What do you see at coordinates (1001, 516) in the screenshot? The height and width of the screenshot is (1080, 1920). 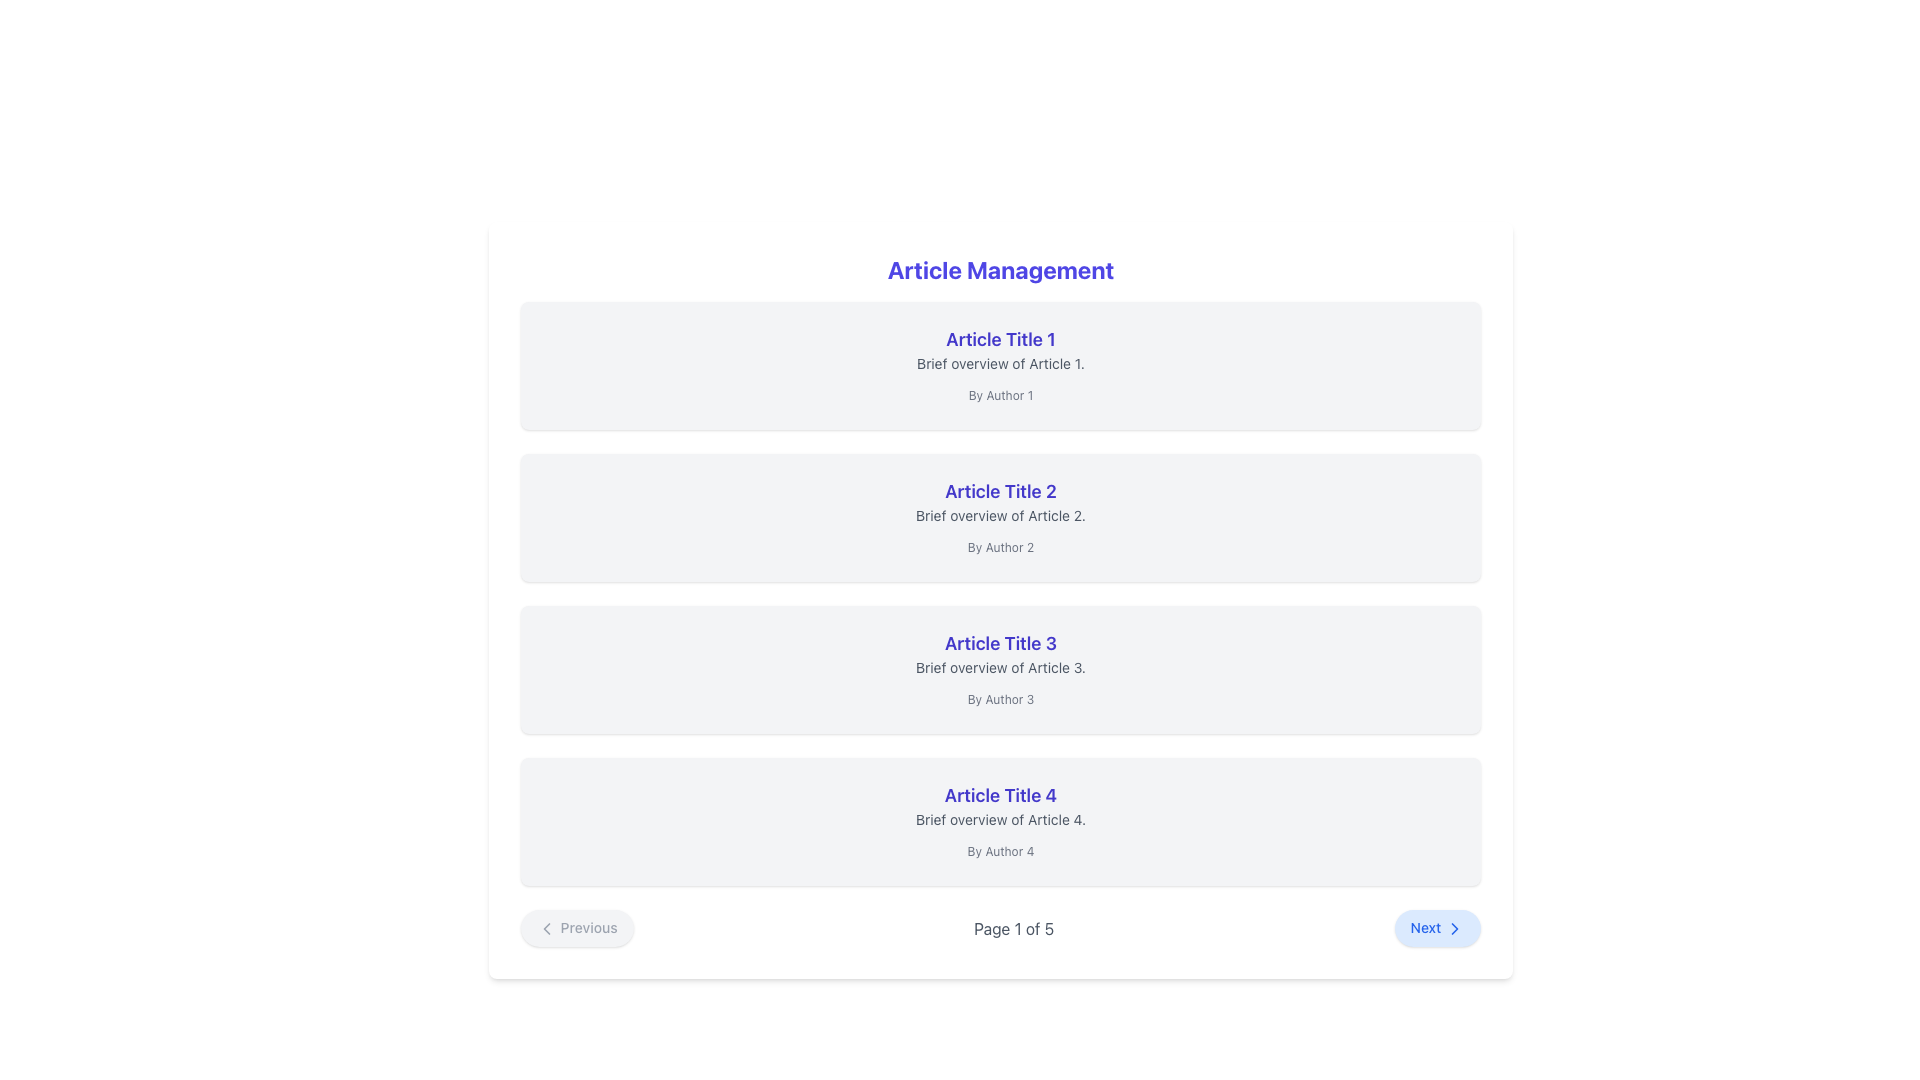 I see `the second card in the vertically stacked list, which has a light gray background and contains the title 'Article Title 2' in bold indigo font` at bounding box center [1001, 516].